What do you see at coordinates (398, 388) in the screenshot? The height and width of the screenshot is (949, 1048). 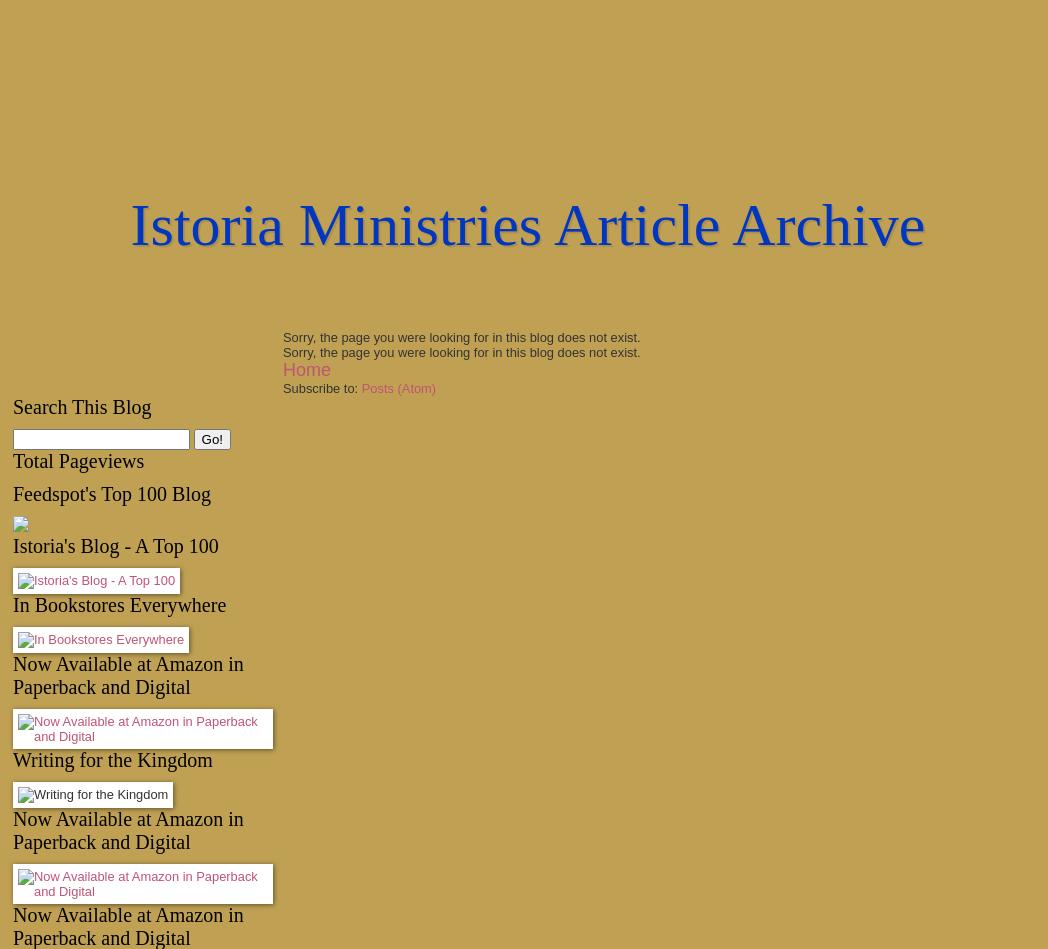 I see `'Posts (Atom)'` at bounding box center [398, 388].